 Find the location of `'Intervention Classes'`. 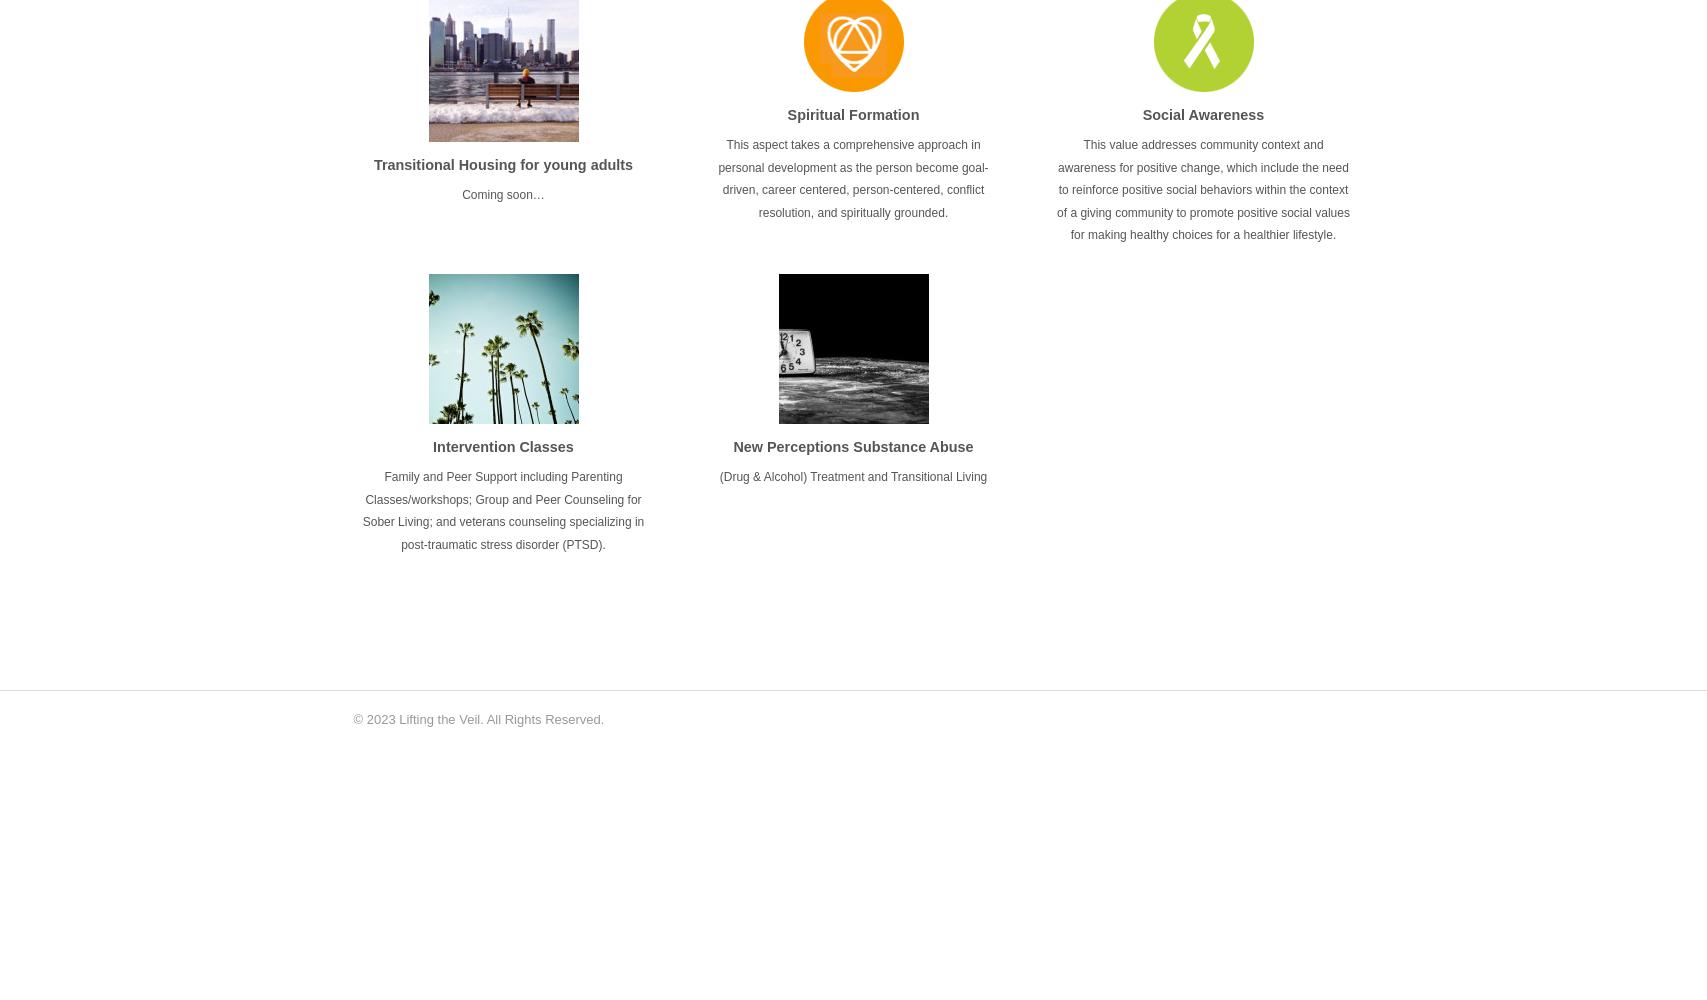

'Intervention Classes' is located at coordinates (433, 445).